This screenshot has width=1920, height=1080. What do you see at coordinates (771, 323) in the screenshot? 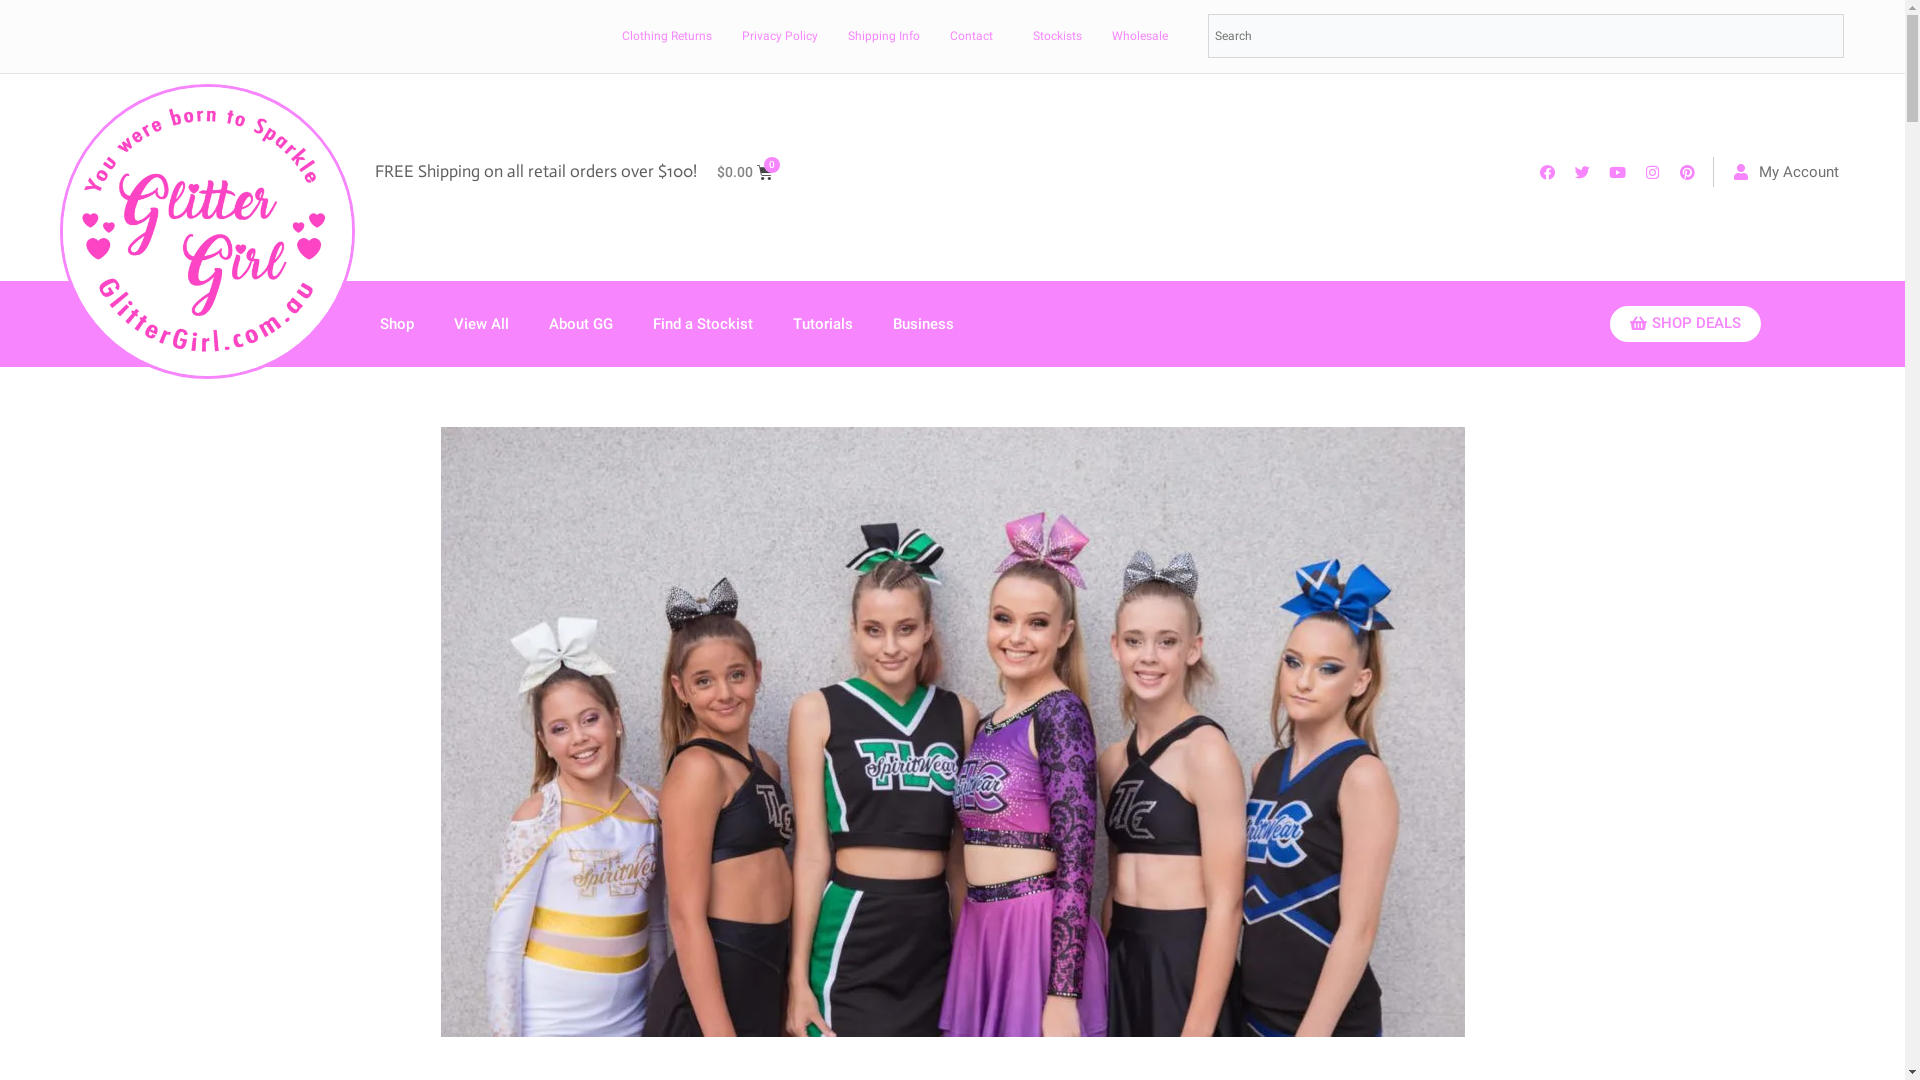
I see `'Tutorials'` at bounding box center [771, 323].